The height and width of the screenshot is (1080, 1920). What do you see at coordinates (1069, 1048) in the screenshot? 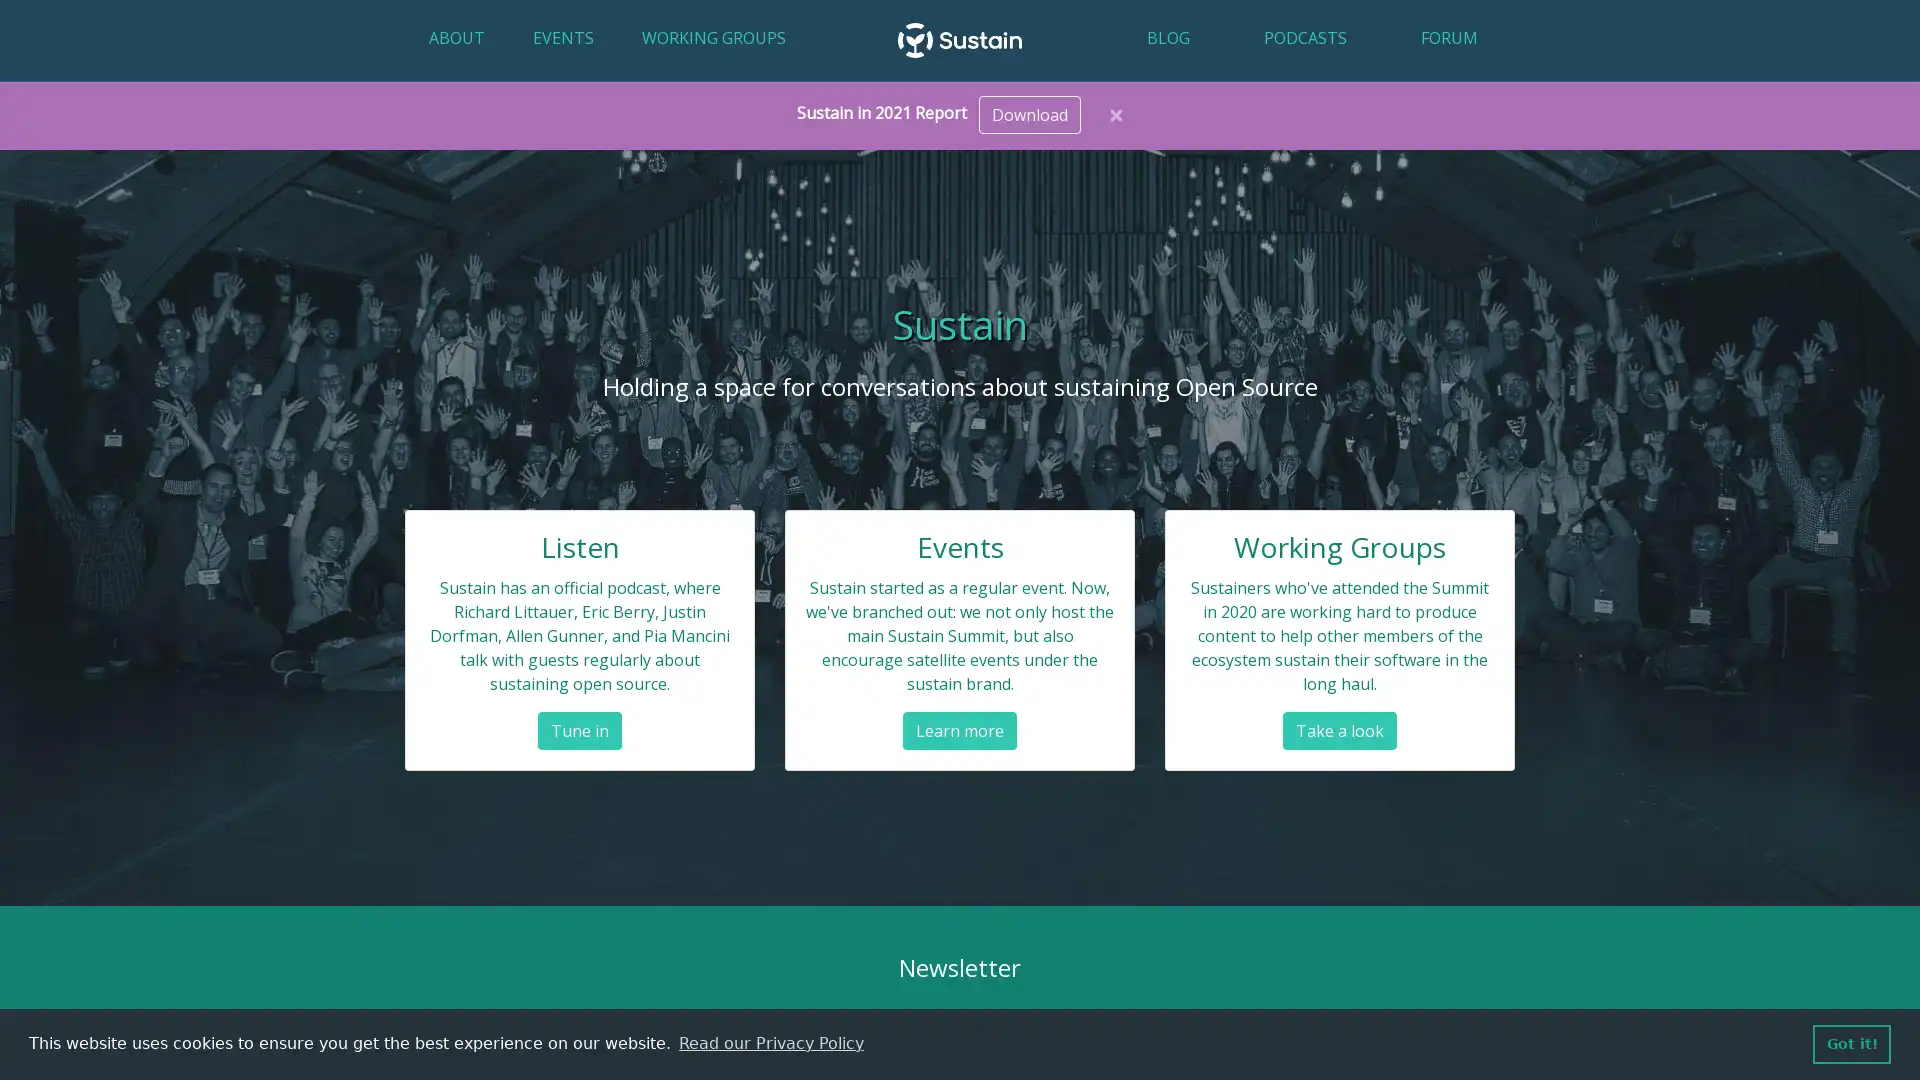
I see `Subscribe` at bounding box center [1069, 1048].